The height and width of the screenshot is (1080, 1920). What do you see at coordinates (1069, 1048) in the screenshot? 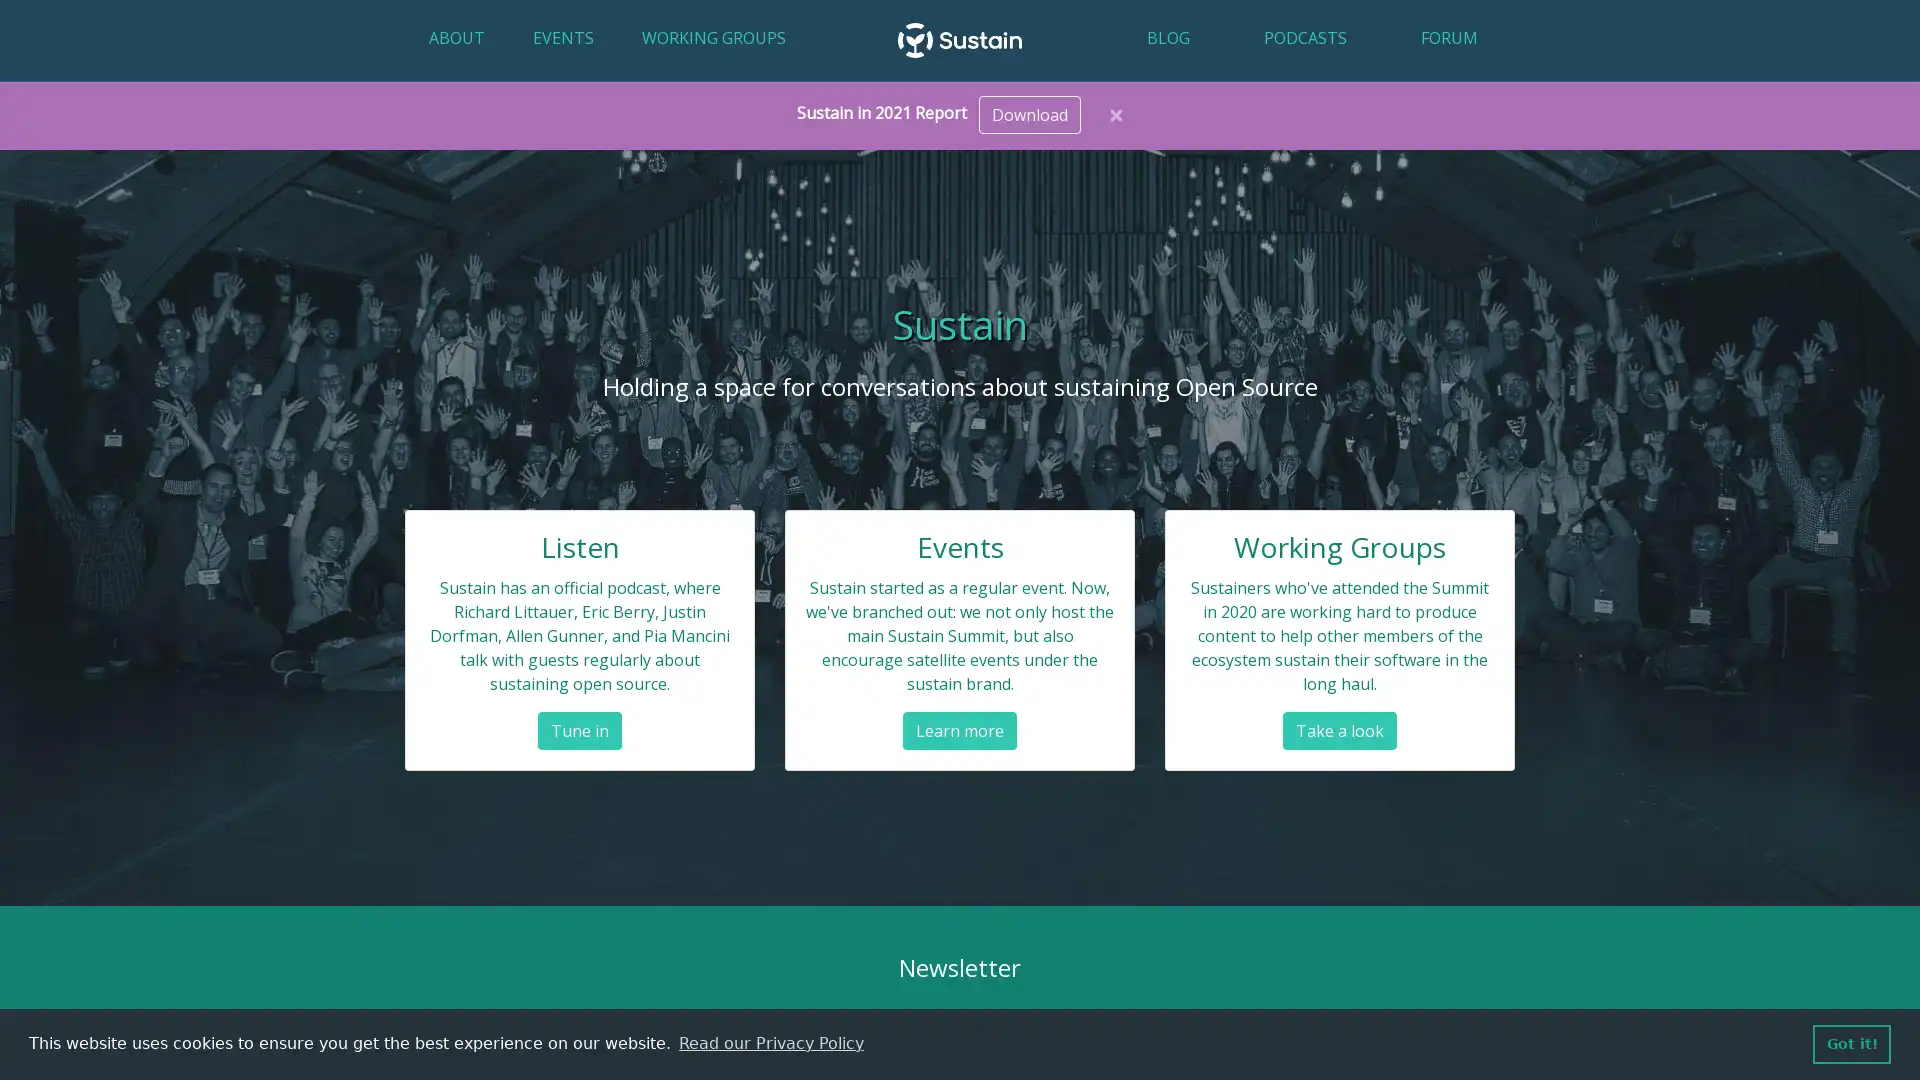
I see `Subscribe` at bounding box center [1069, 1048].